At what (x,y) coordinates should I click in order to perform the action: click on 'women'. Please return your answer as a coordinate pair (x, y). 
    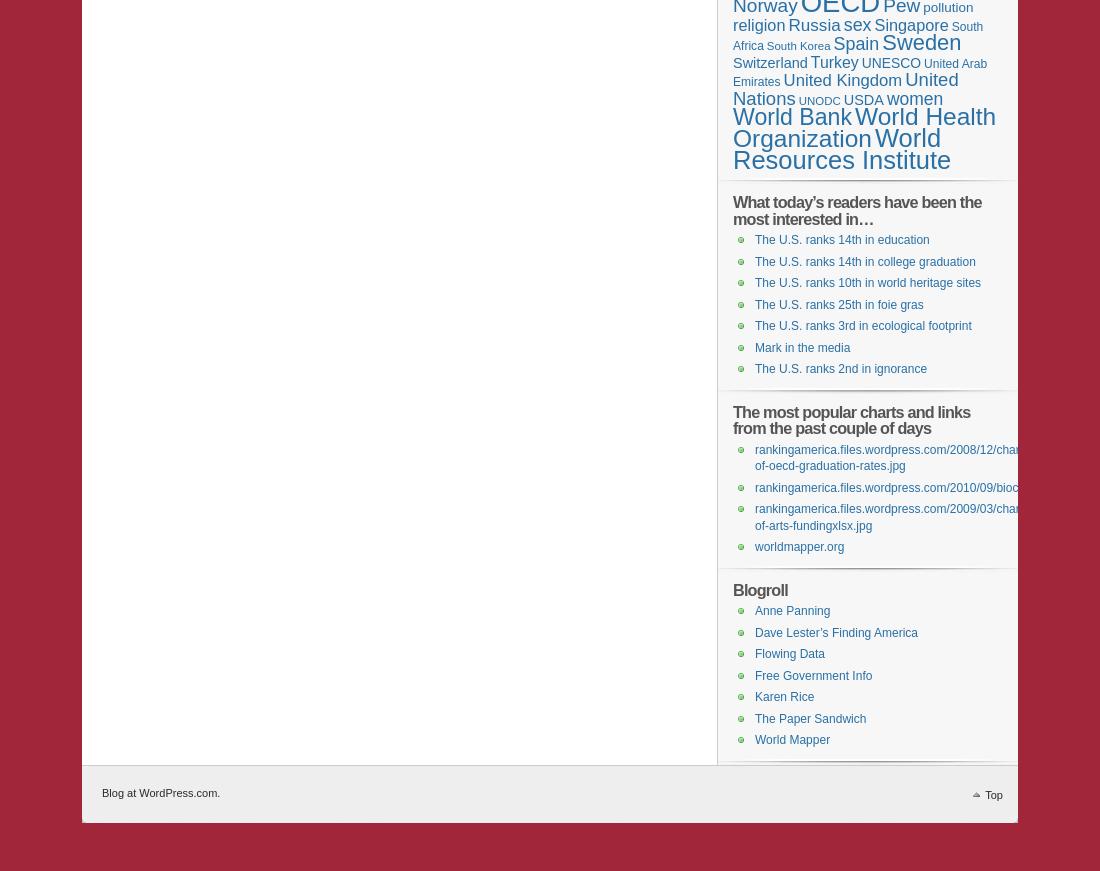
    Looking at the image, I should click on (914, 96).